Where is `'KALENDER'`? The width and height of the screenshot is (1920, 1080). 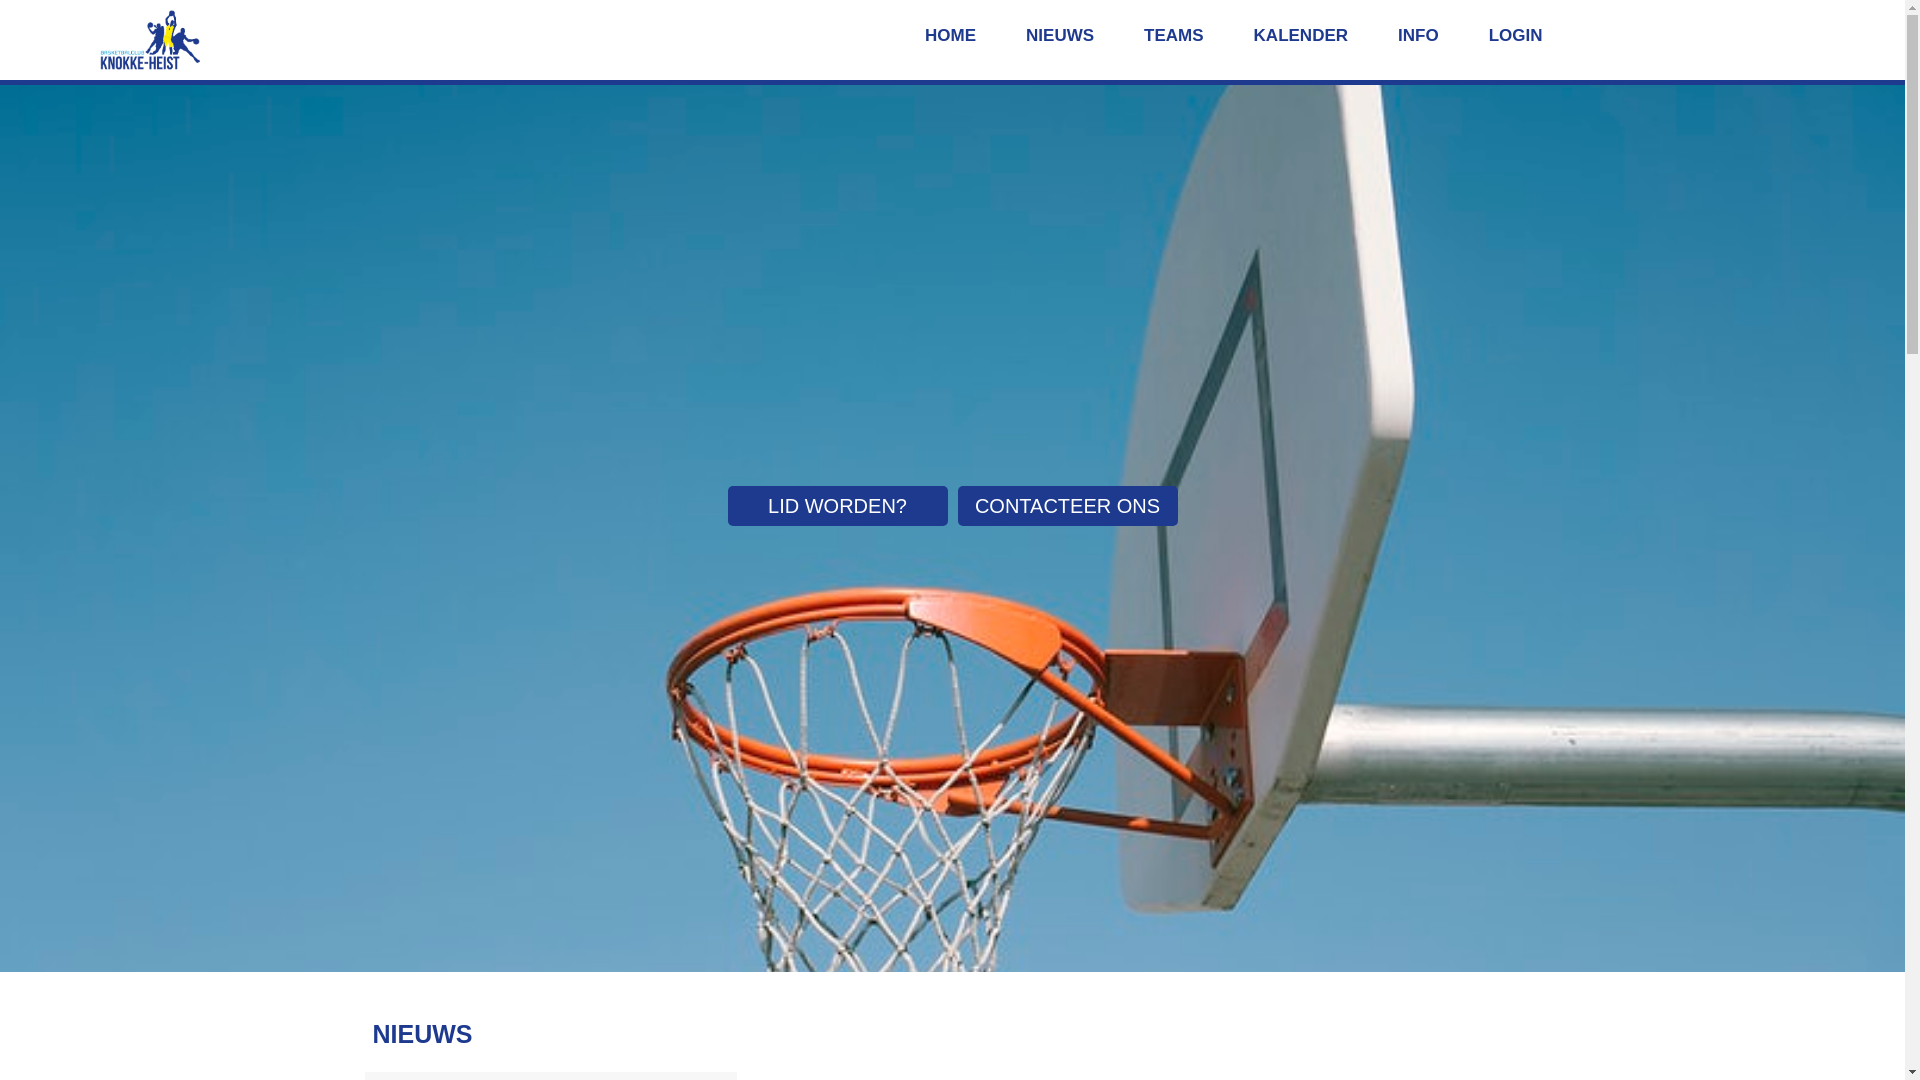 'KALENDER' is located at coordinates (1300, 36).